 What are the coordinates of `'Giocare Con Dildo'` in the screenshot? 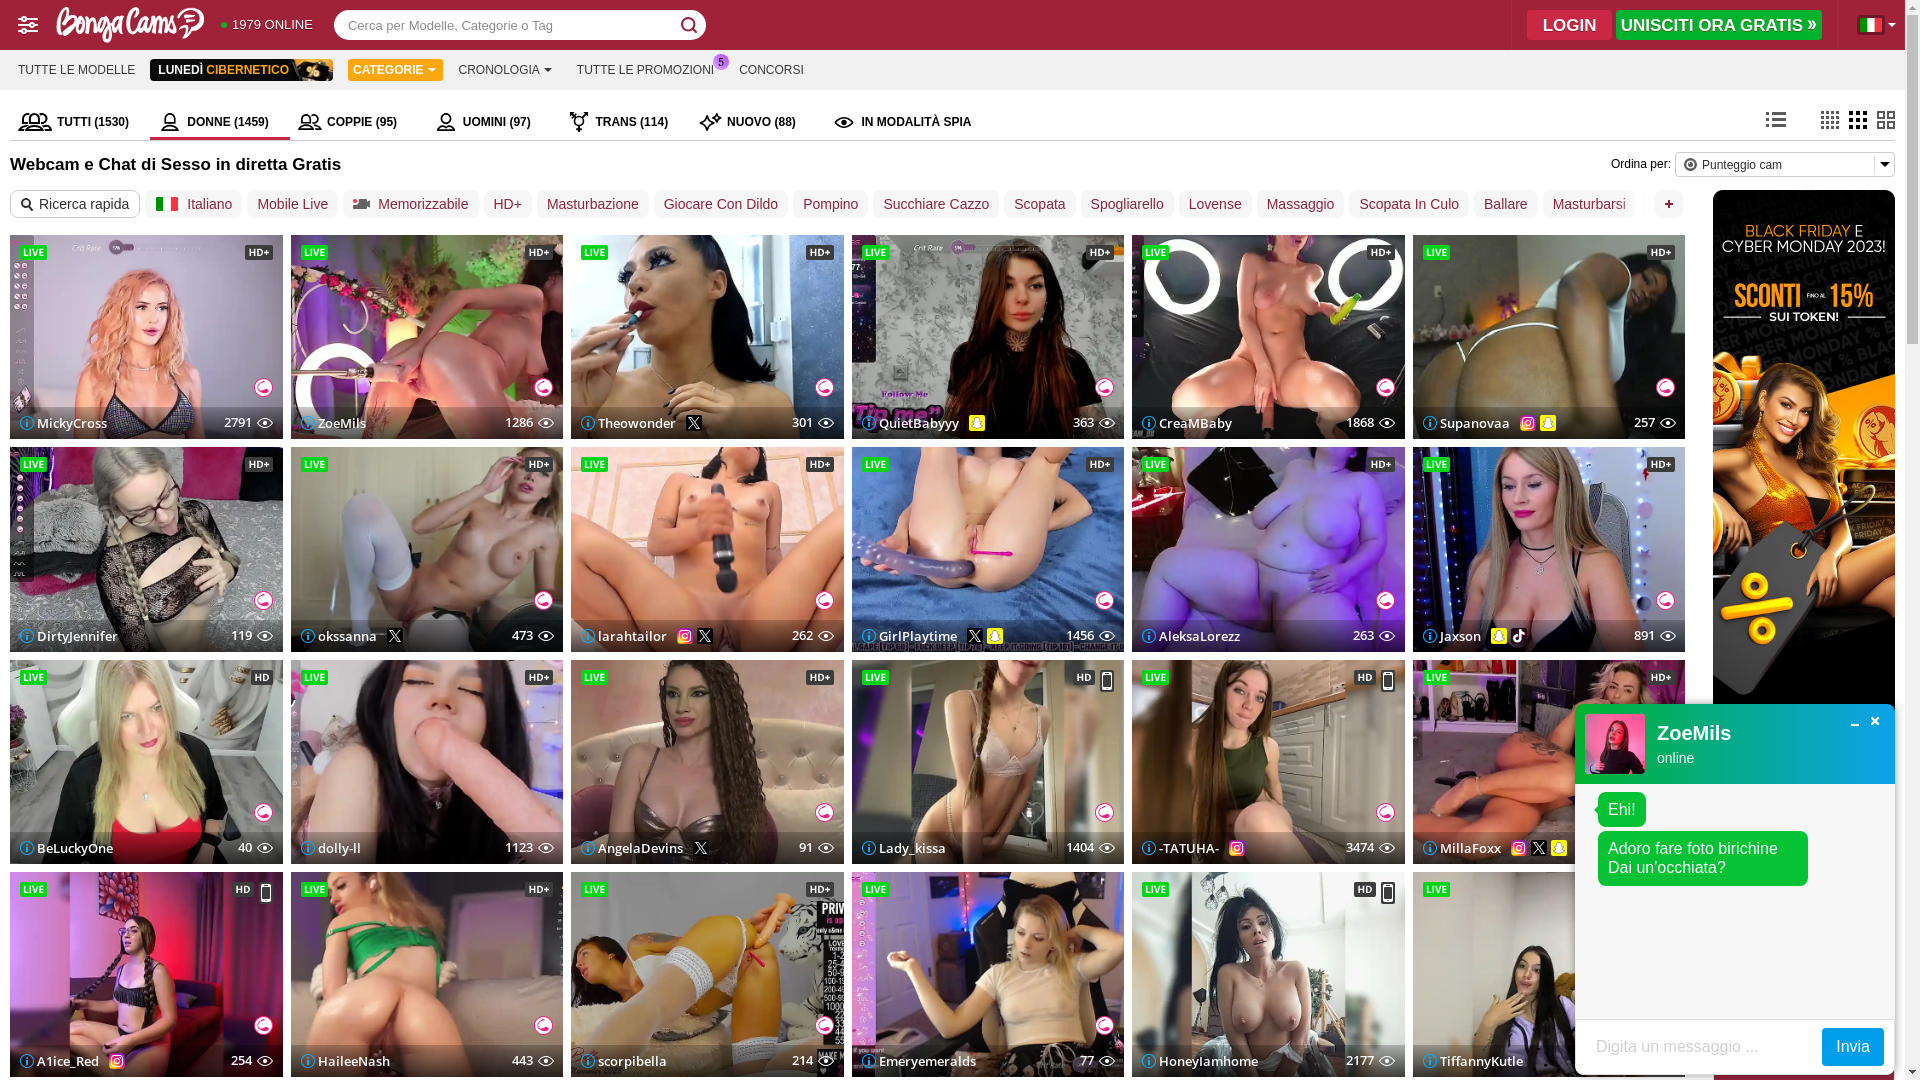 It's located at (720, 204).